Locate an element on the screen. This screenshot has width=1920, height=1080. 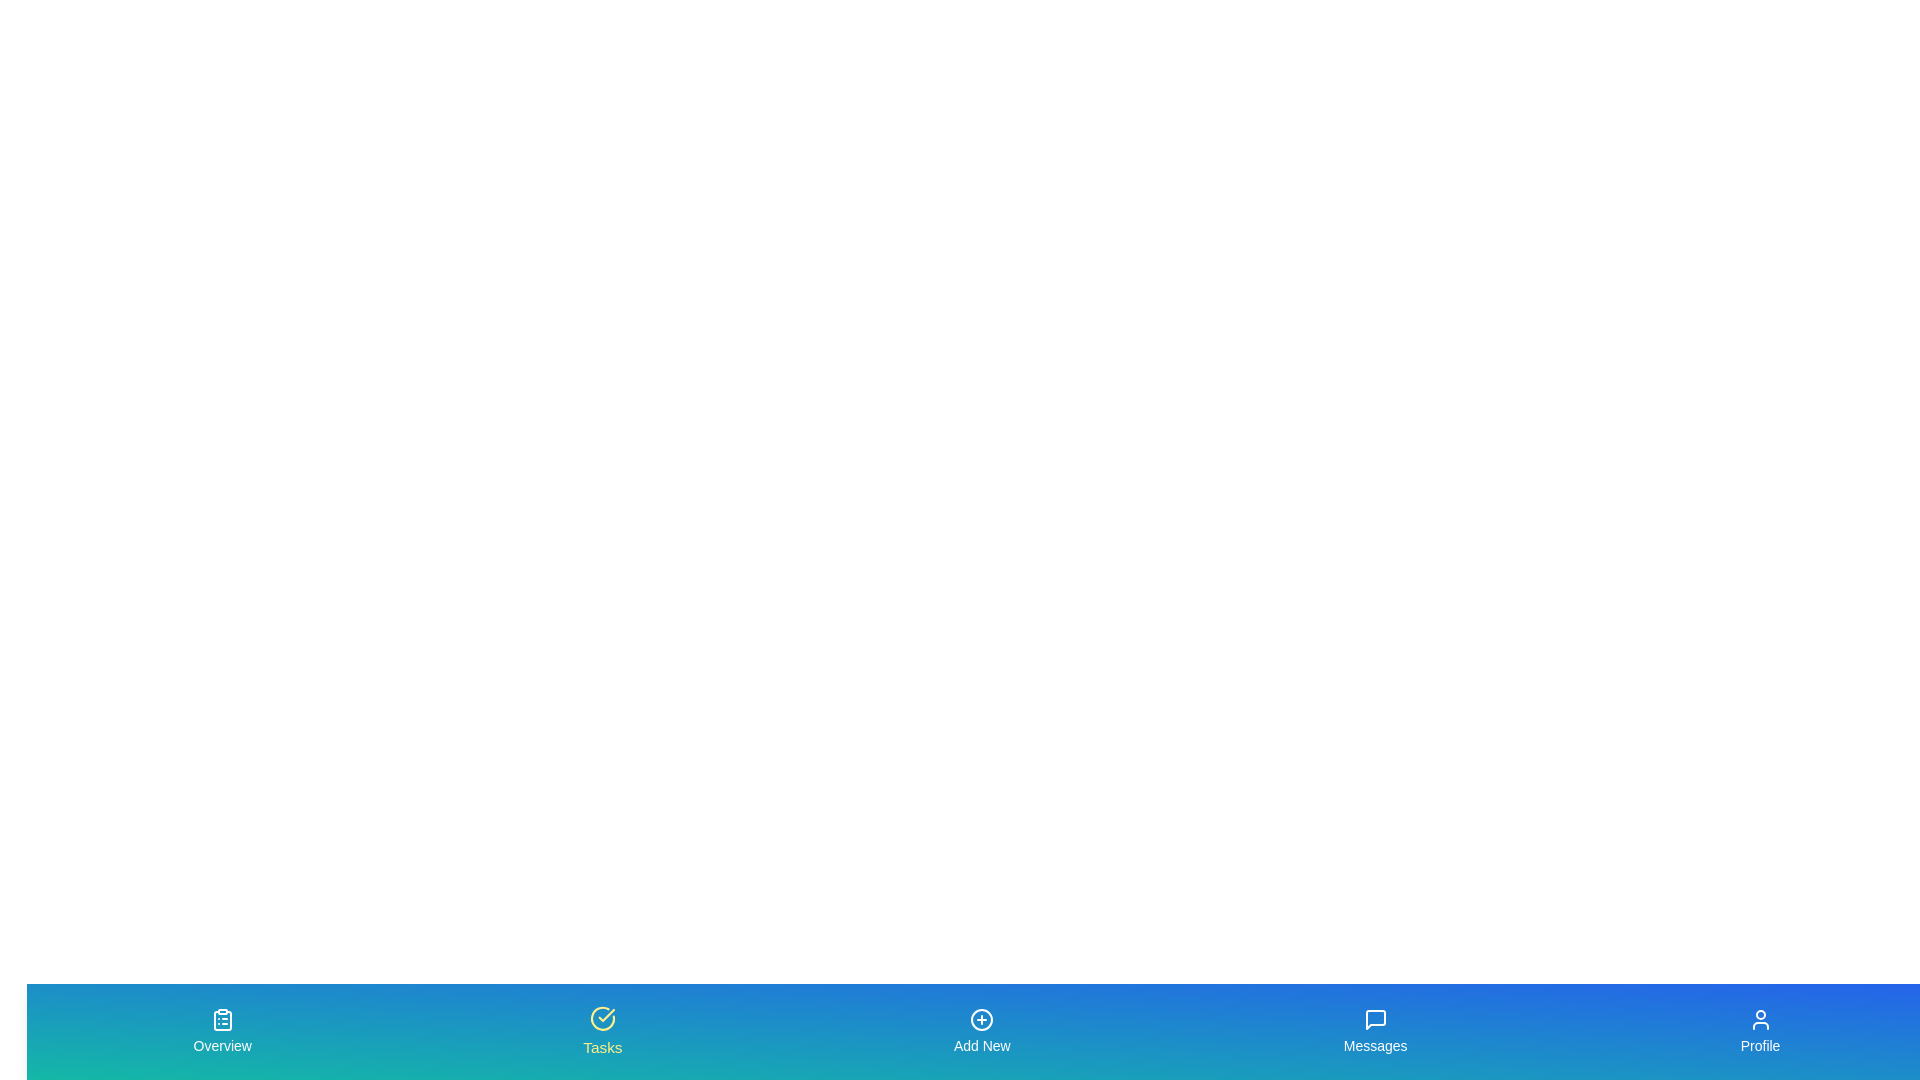
the tab labeled 'Profile' to trigger its hover effect is located at coordinates (1760, 1032).